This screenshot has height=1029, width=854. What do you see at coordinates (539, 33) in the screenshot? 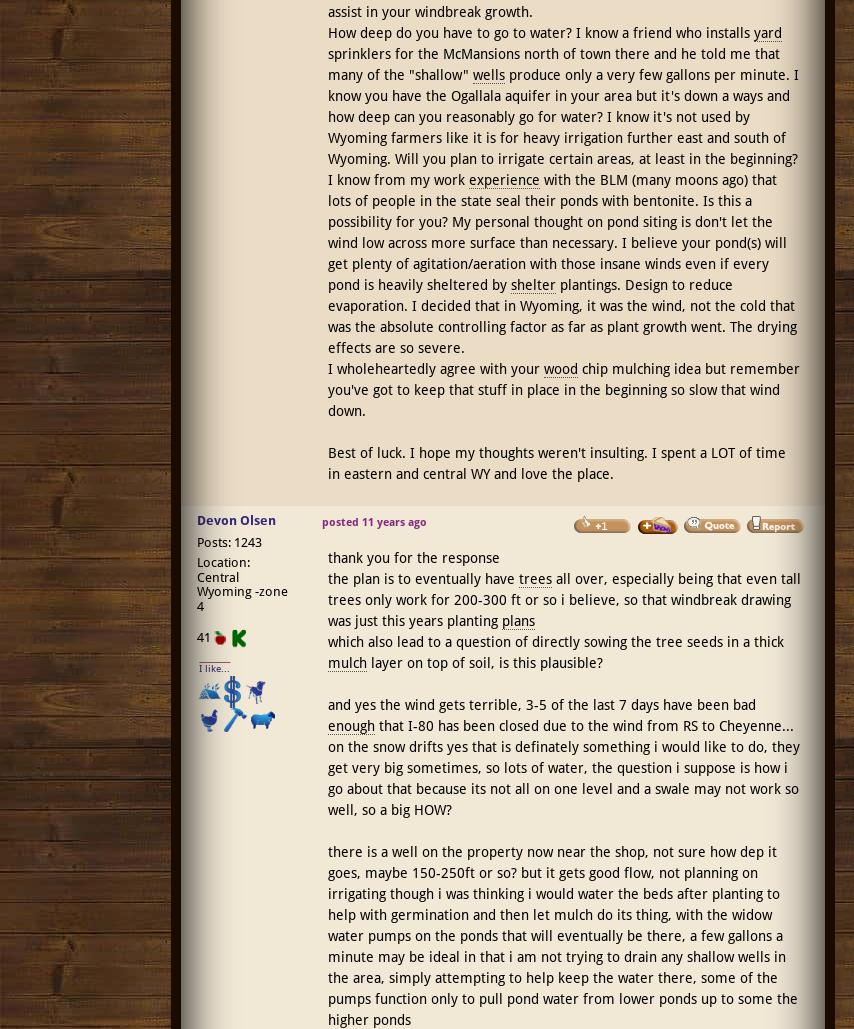
I see `'How deep do you have to go to water?  I know a friend who installs'` at bounding box center [539, 33].